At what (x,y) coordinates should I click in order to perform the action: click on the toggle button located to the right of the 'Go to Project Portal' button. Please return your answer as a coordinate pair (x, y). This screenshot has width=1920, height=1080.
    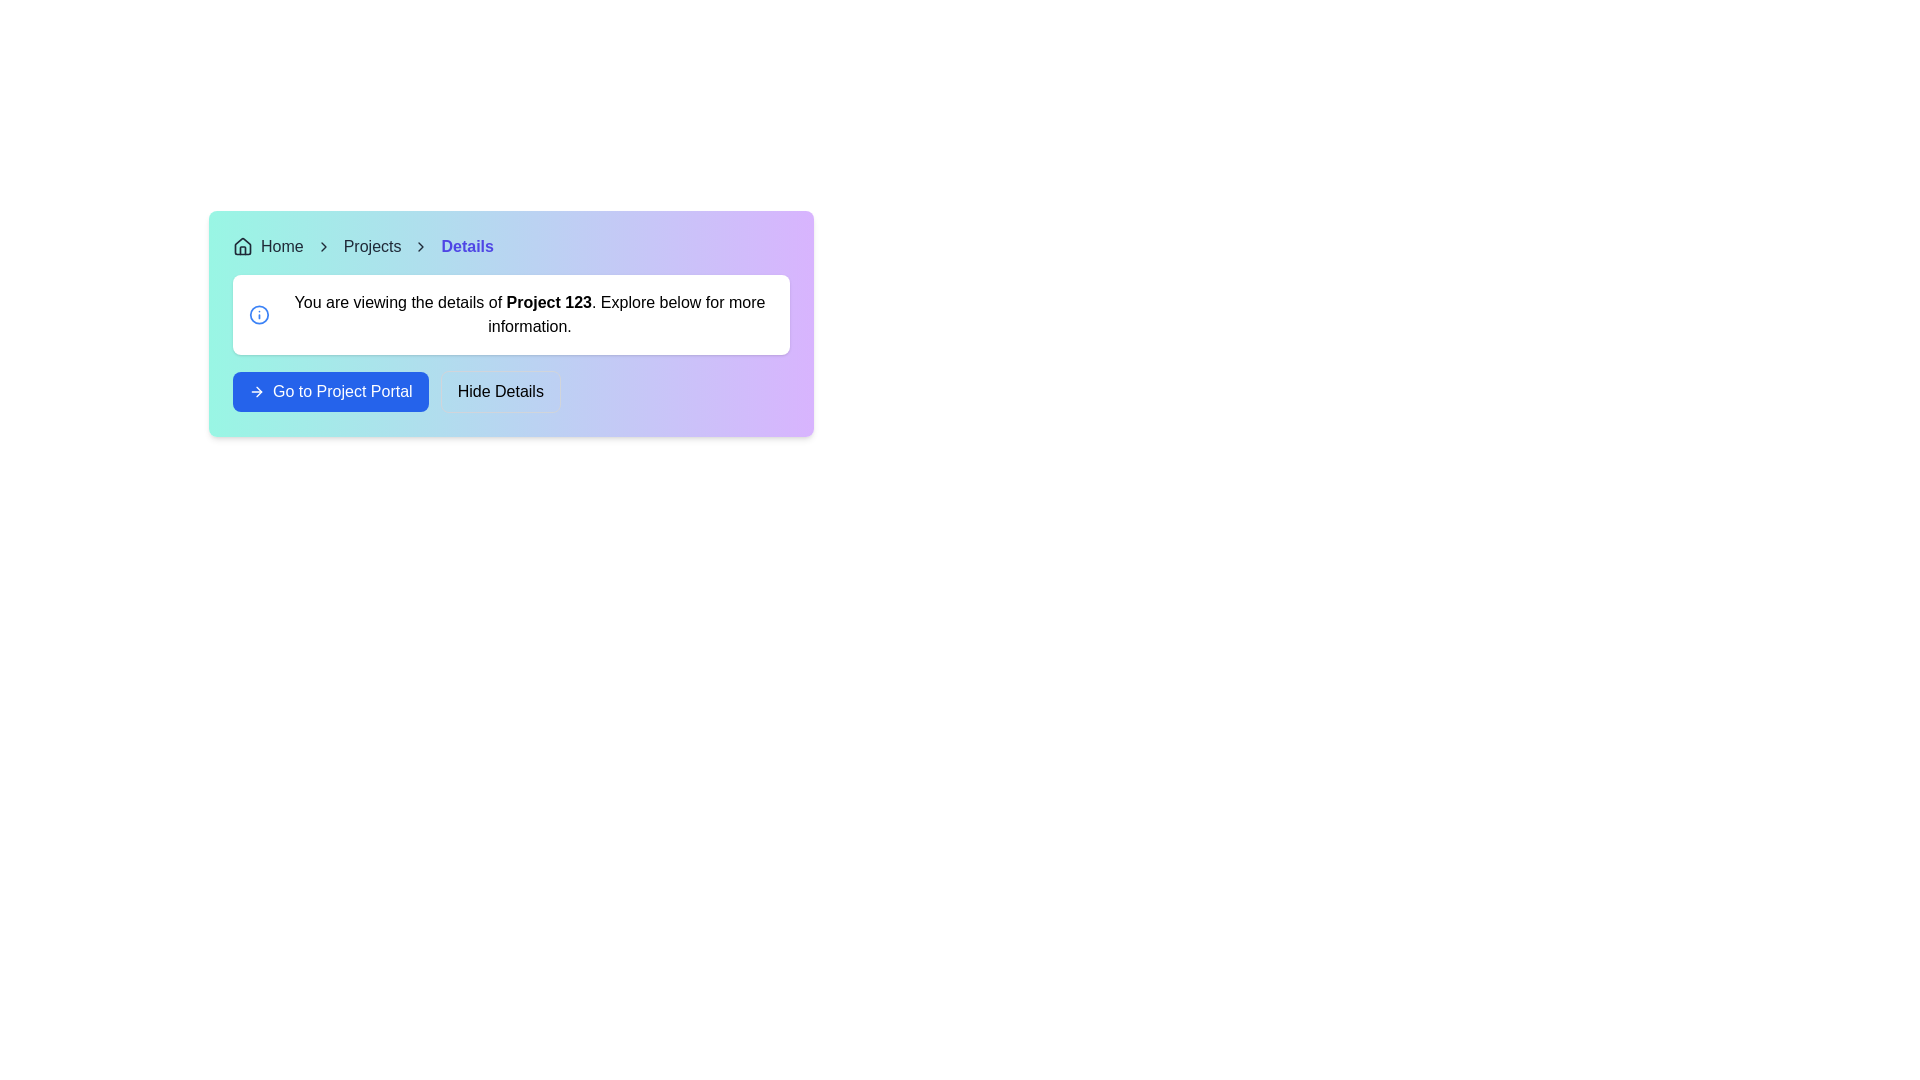
    Looking at the image, I should click on (500, 392).